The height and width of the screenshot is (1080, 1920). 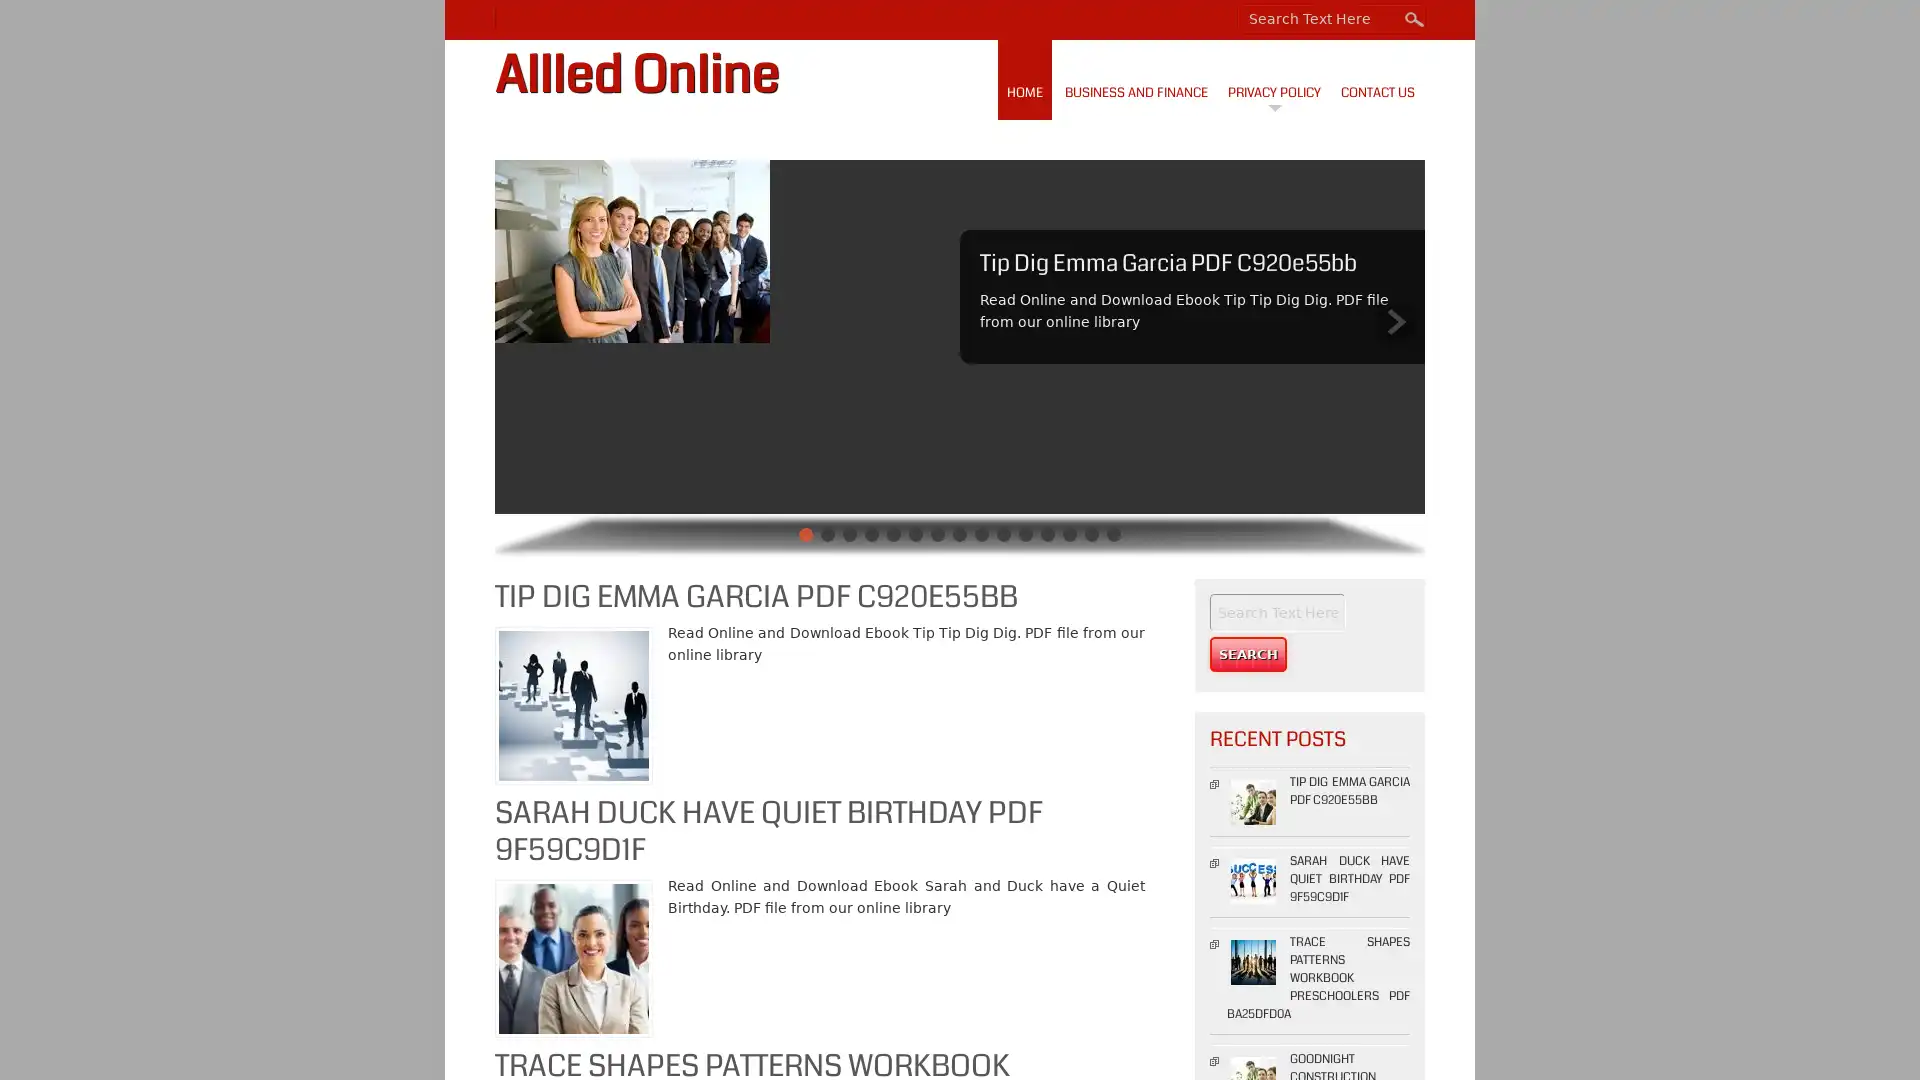 What do you see at coordinates (1247, 654) in the screenshot?
I see `Search` at bounding box center [1247, 654].